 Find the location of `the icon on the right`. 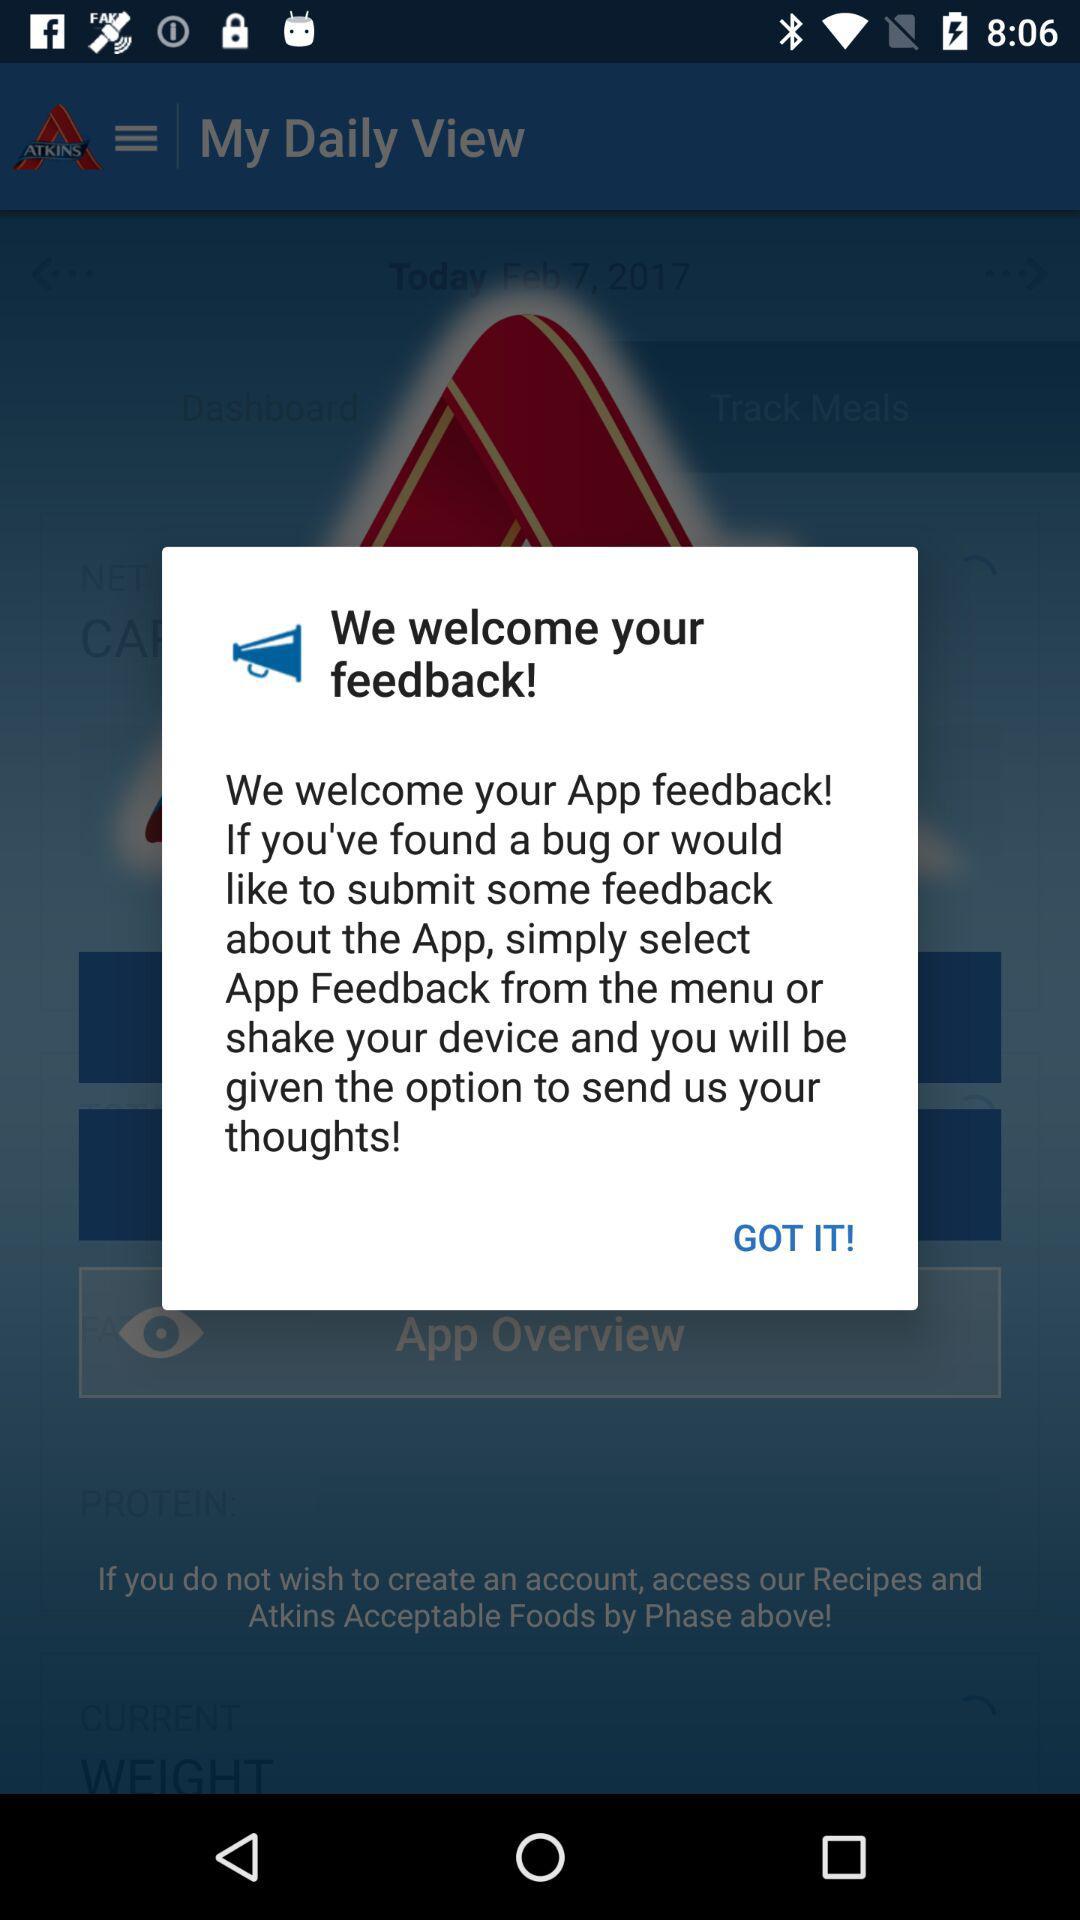

the icon on the right is located at coordinates (792, 1235).